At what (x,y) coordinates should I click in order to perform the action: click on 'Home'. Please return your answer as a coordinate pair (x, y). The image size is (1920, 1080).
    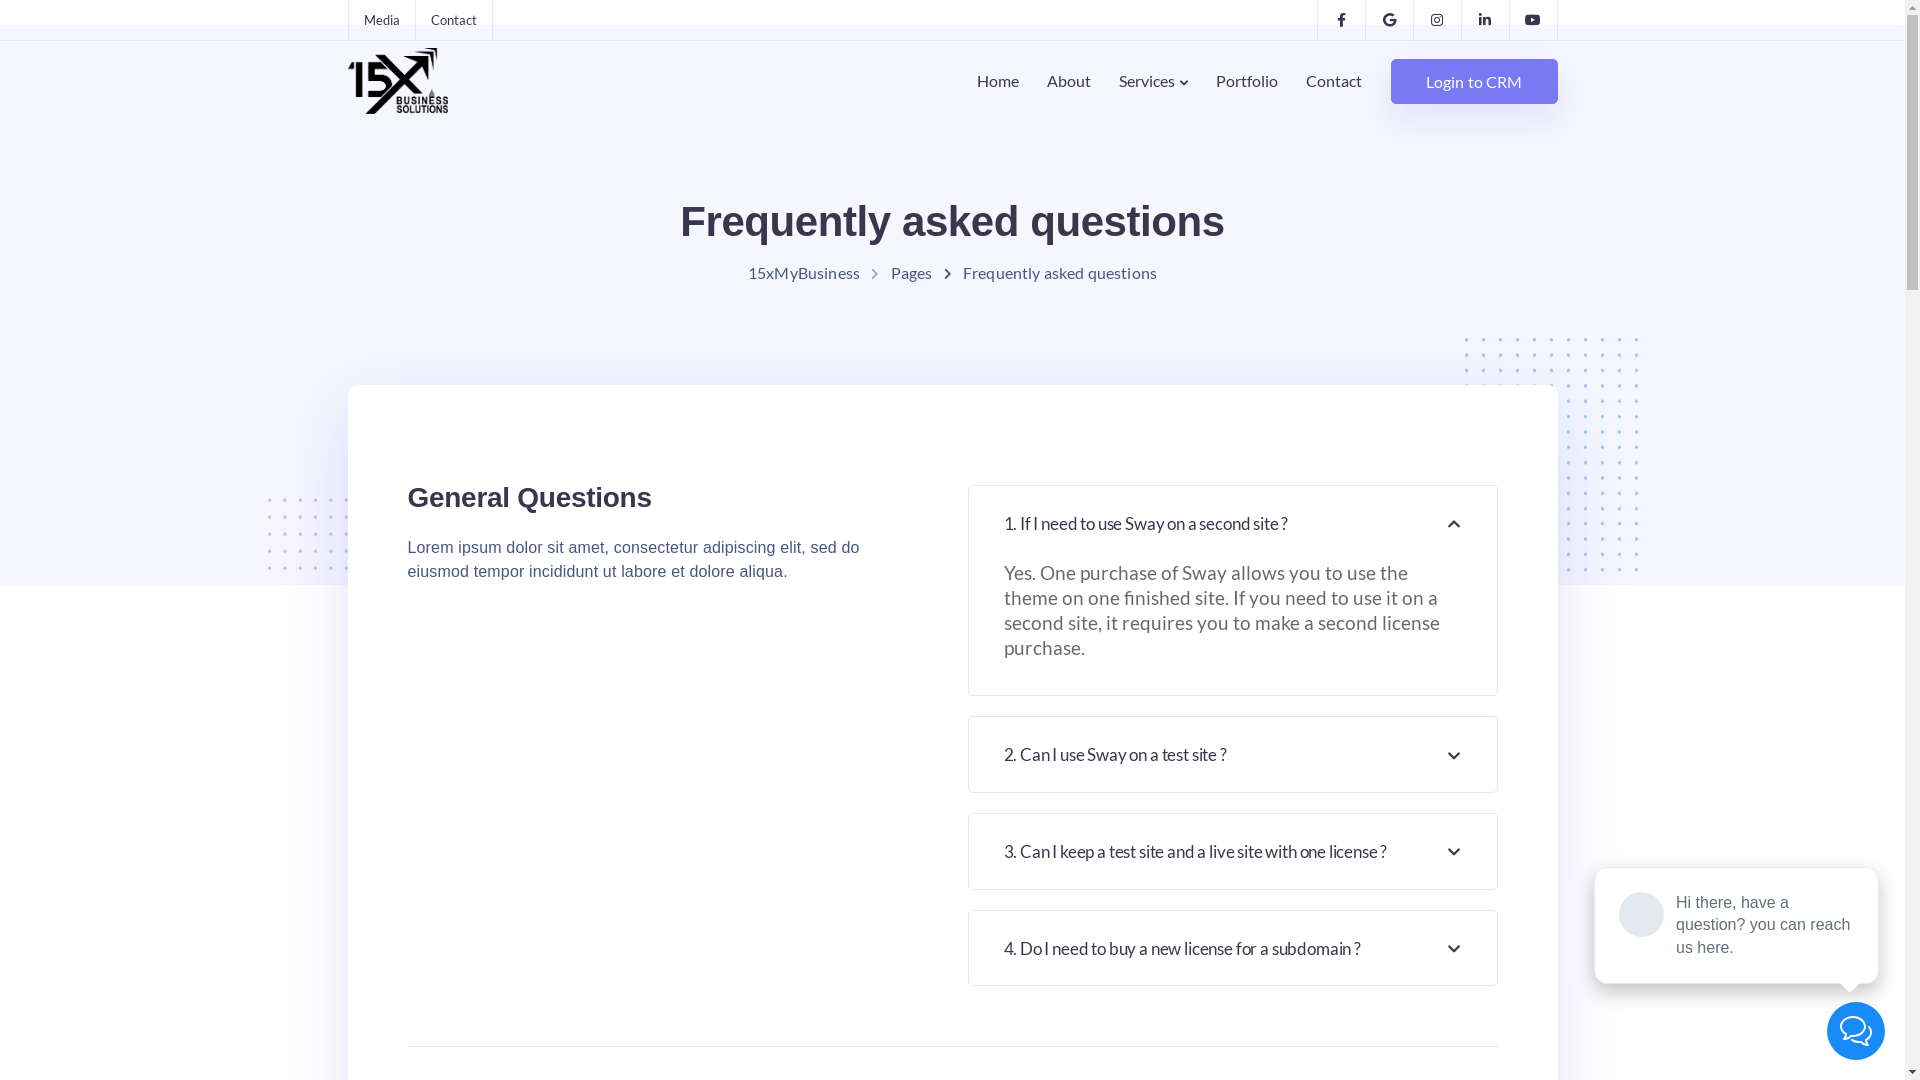
    Looking at the image, I should click on (963, 80).